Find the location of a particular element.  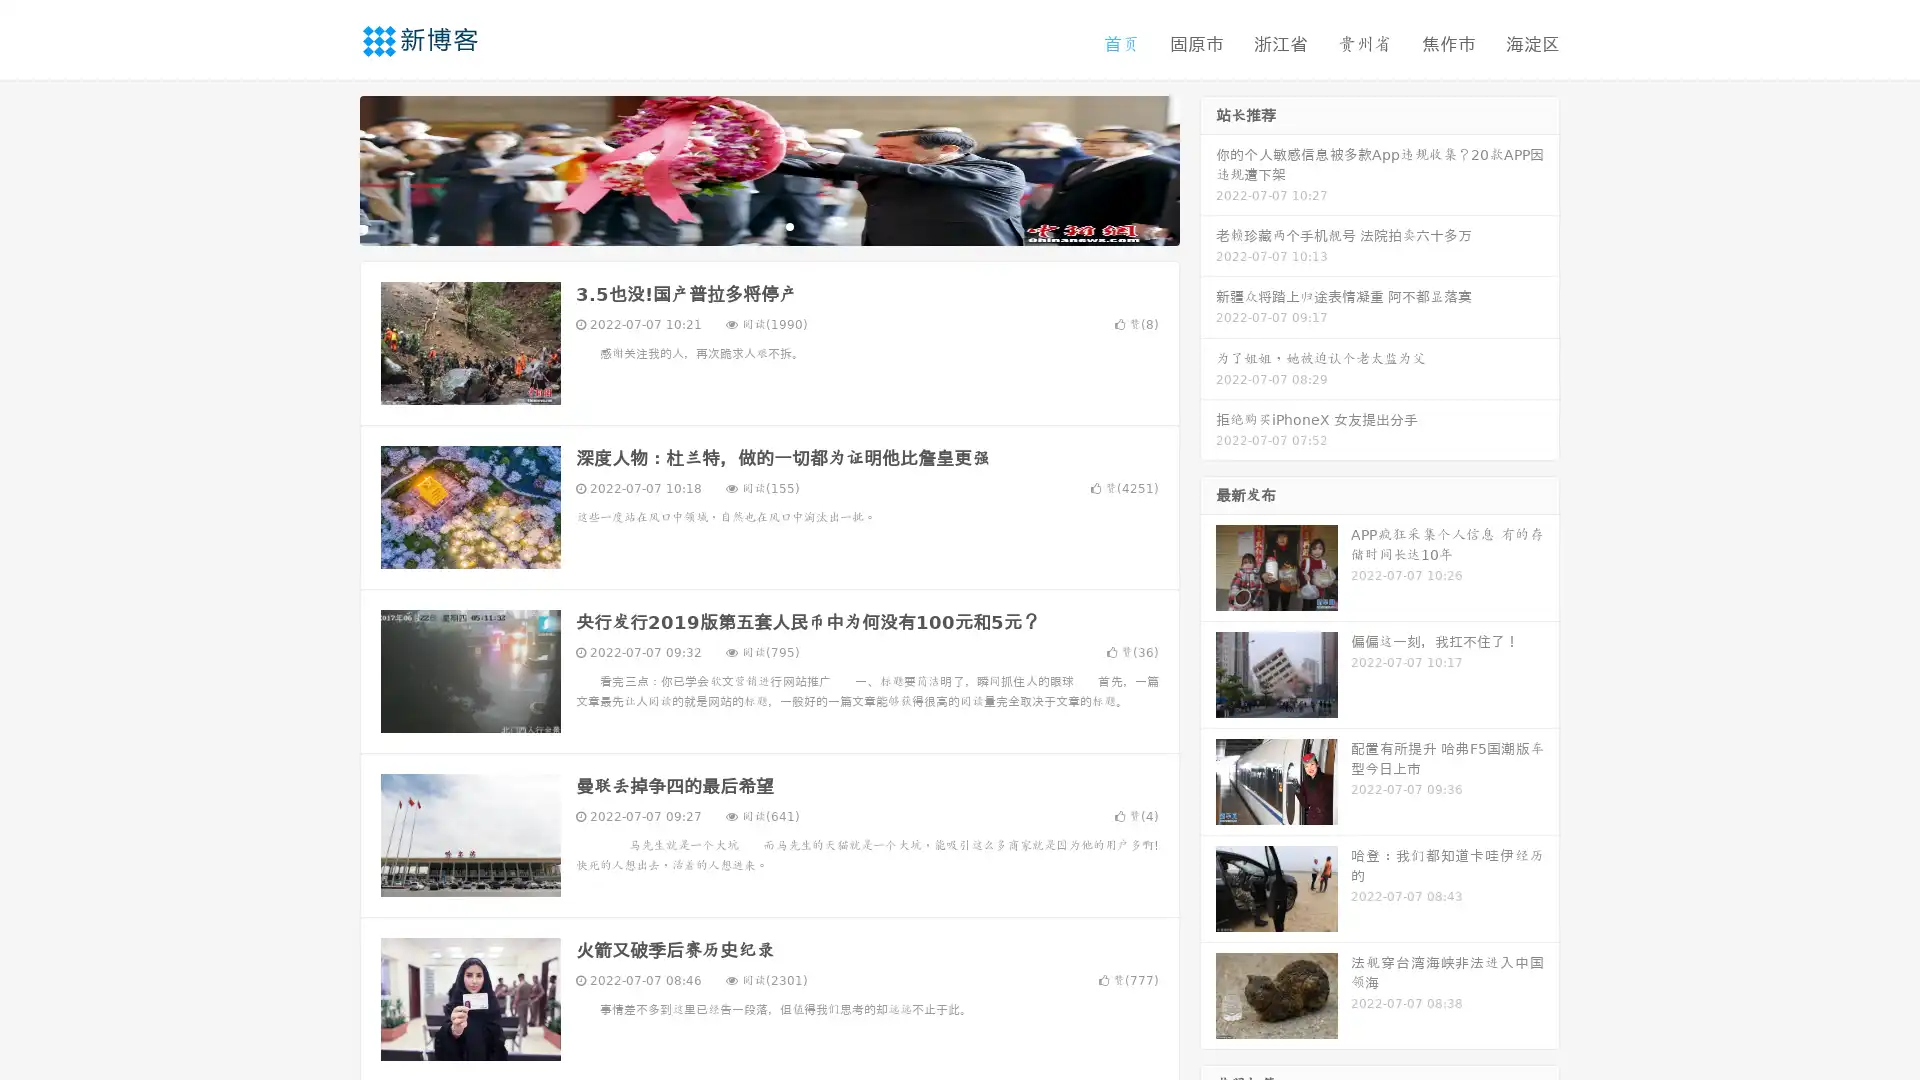

Go to slide 1 is located at coordinates (748, 225).